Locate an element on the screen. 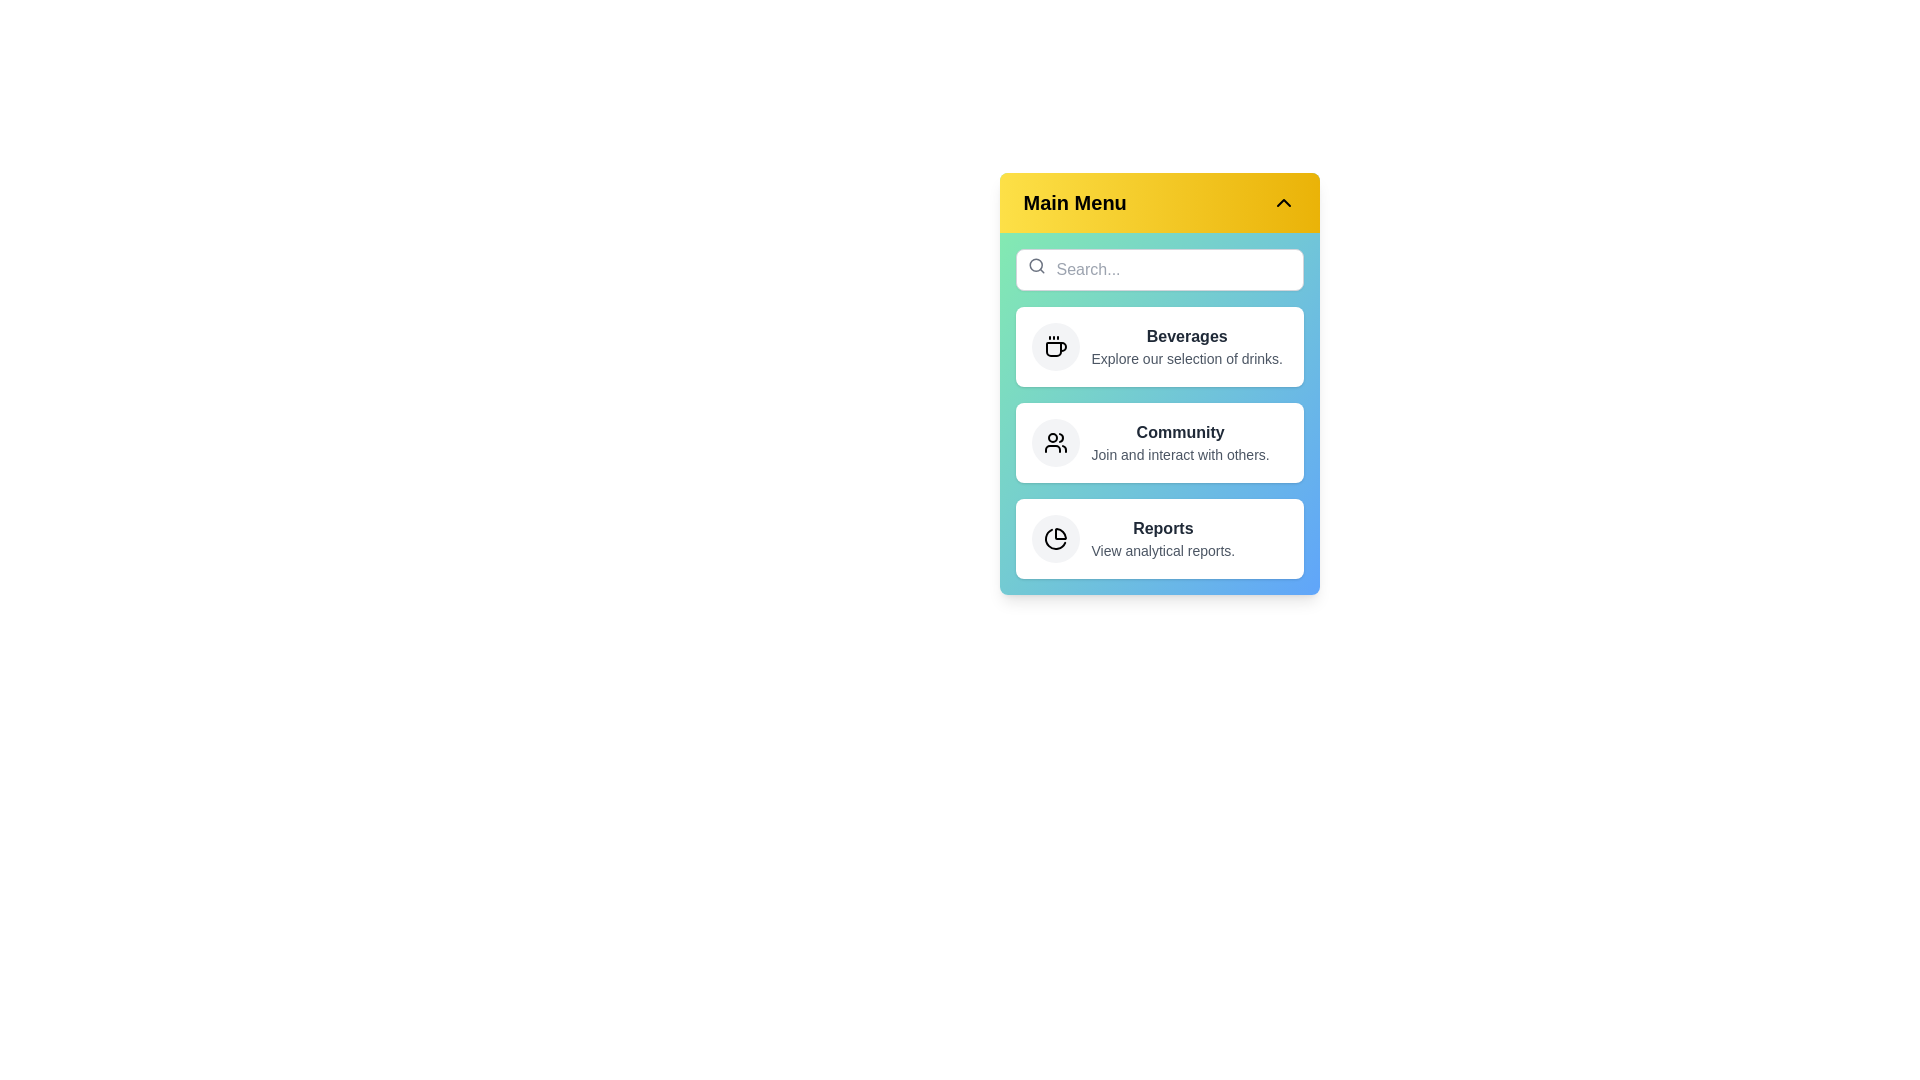 This screenshot has width=1920, height=1080. the menu item Reports to view its details is located at coordinates (1159, 538).